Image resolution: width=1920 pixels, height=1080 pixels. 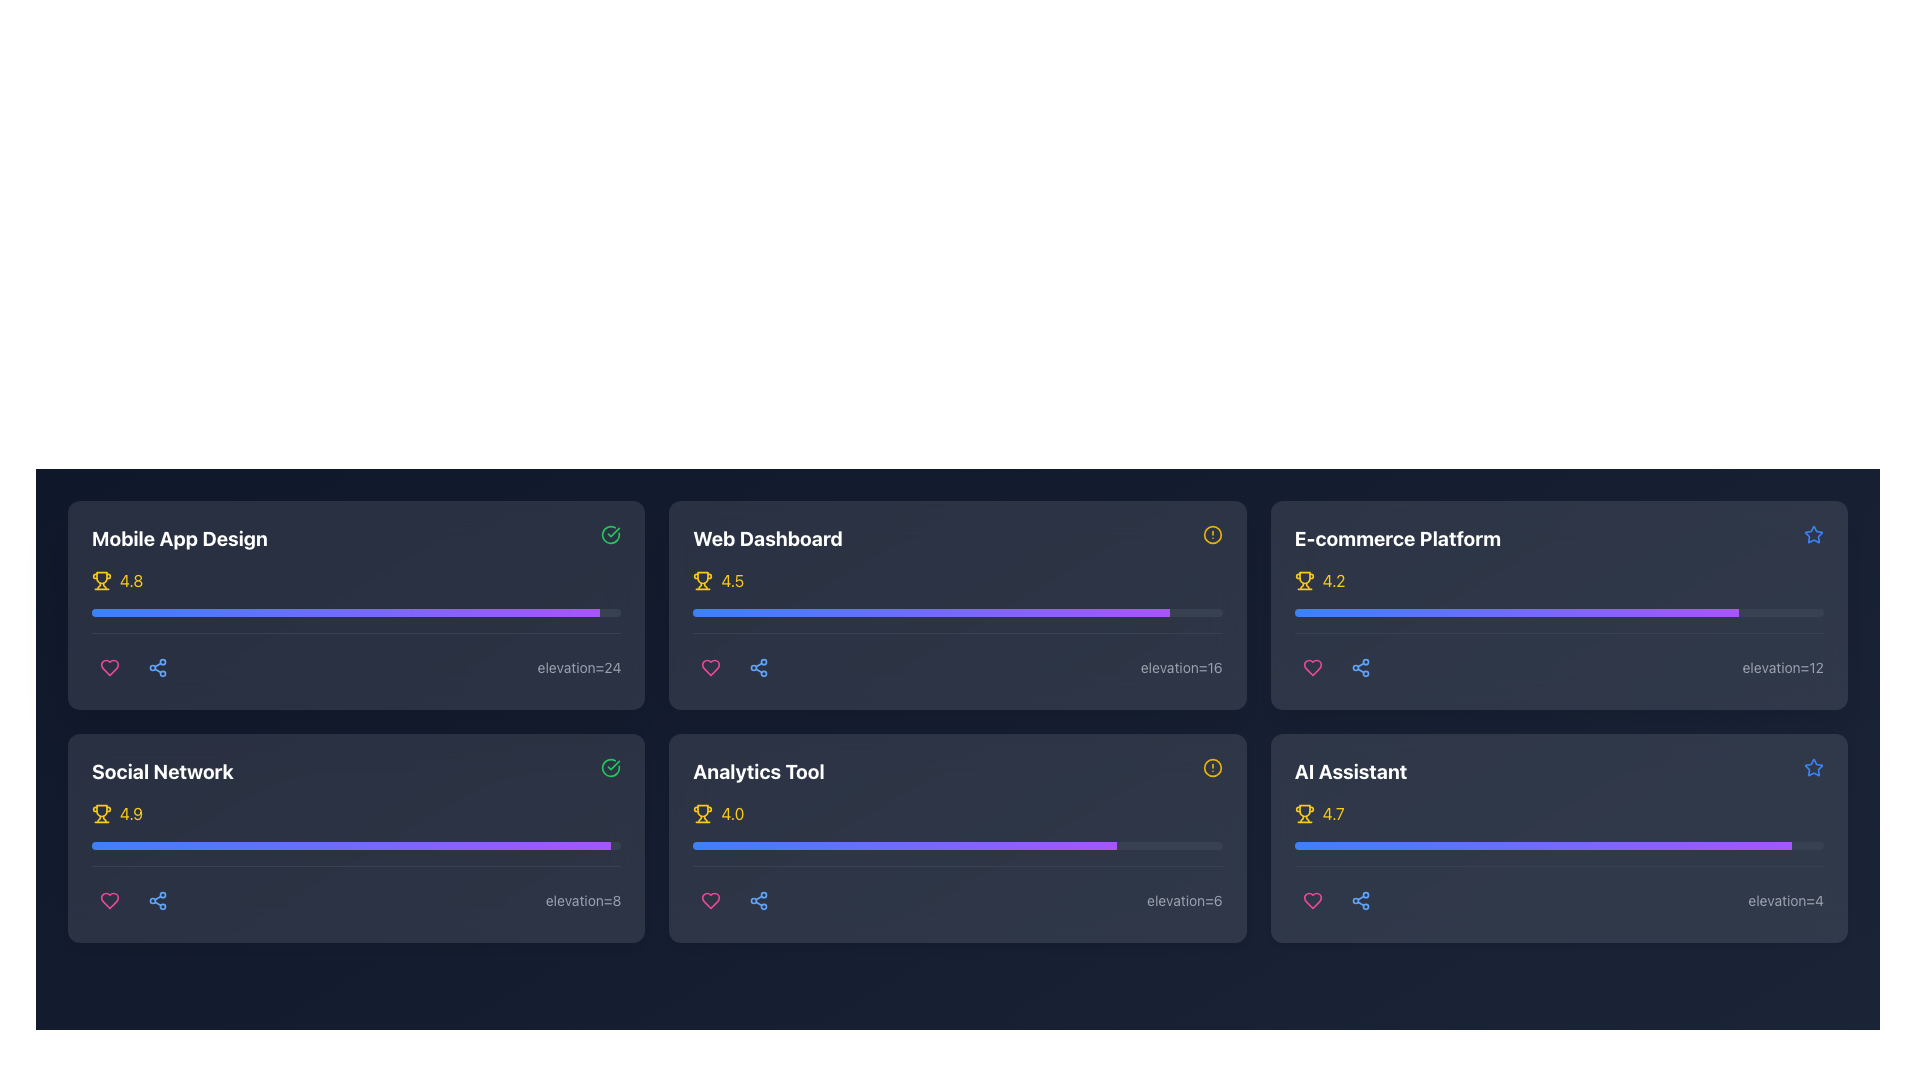 What do you see at coordinates (930, 612) in the screenshot?
I see `across the interactive progress bar located in the middle section of the 'Web Dashboard' card, which is a horizontal gradient bar transitioning from blue` at bounding box center [930, 612].